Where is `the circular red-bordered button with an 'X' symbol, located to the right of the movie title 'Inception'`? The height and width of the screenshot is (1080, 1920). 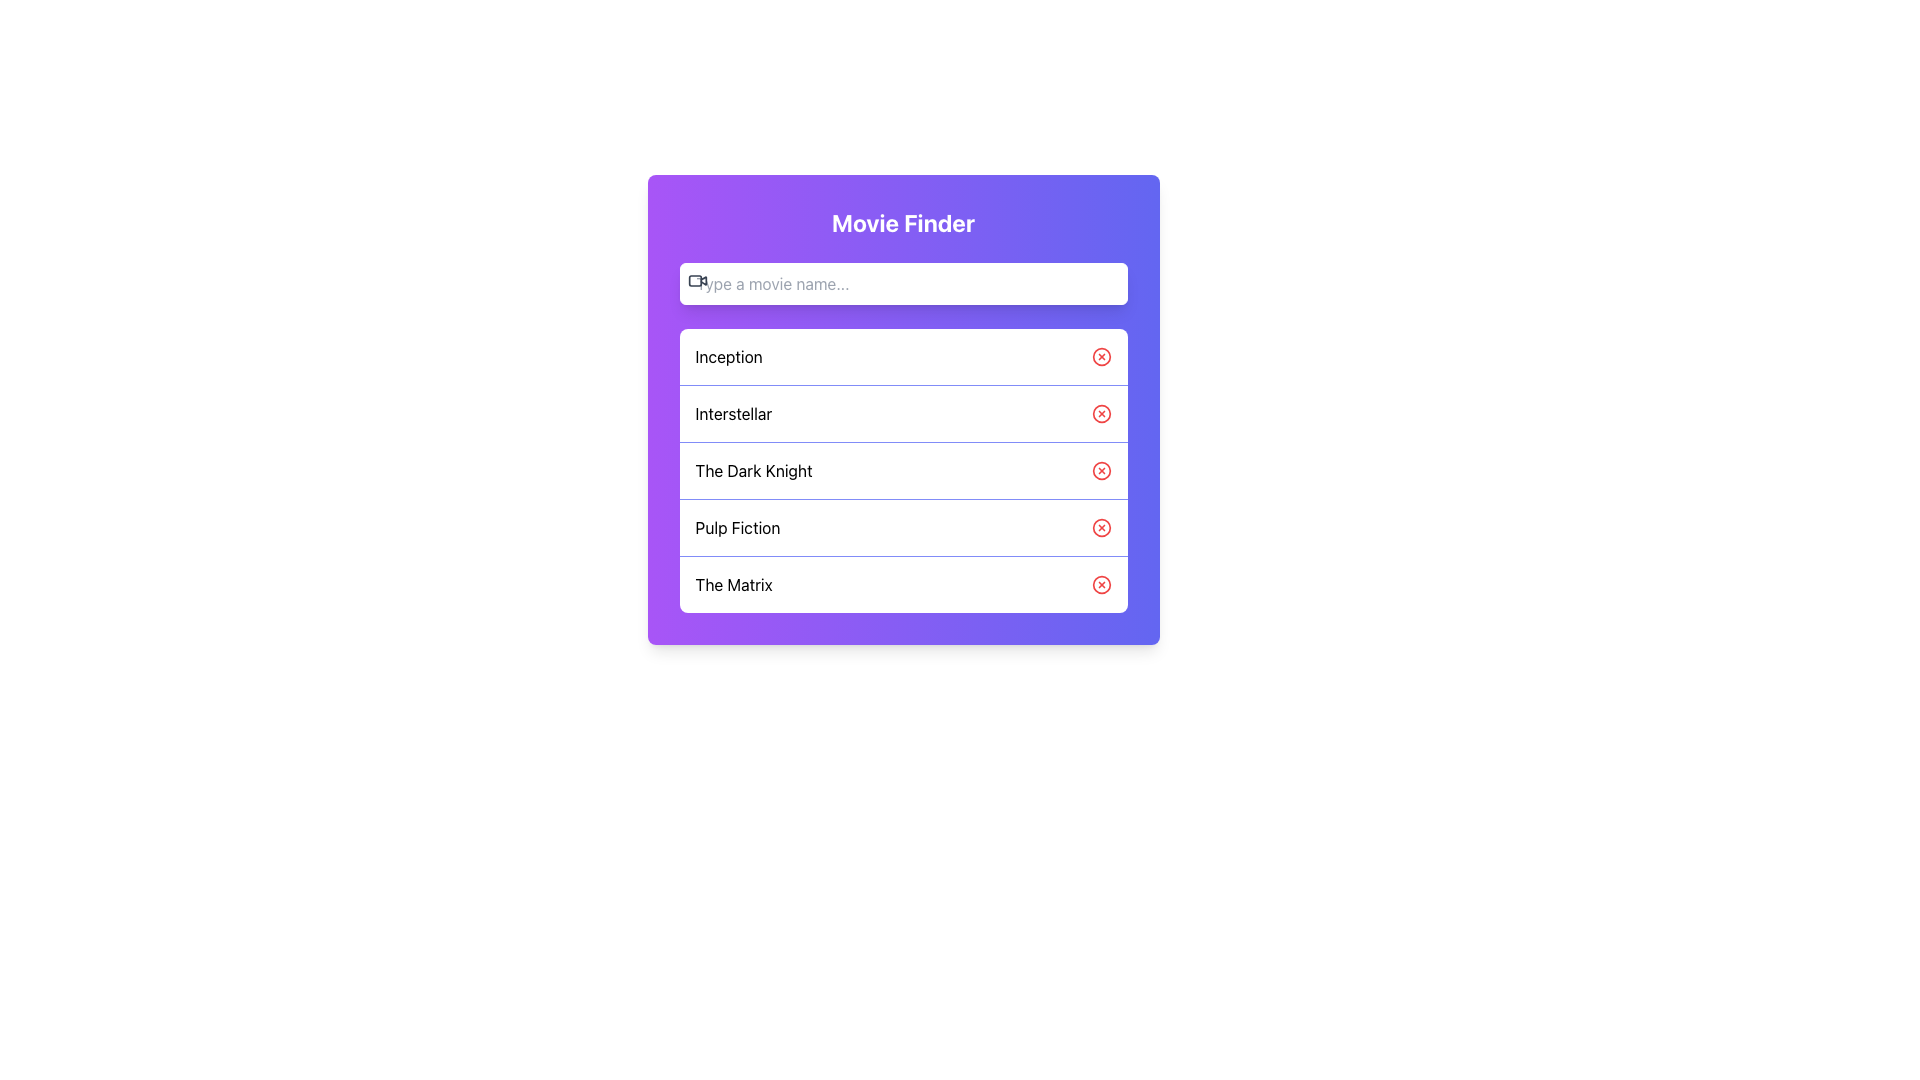 the circular red-bordered button with an 'X' symbol, located to the right of the movie title 'Inception' is located at coordinates (1100, 356).